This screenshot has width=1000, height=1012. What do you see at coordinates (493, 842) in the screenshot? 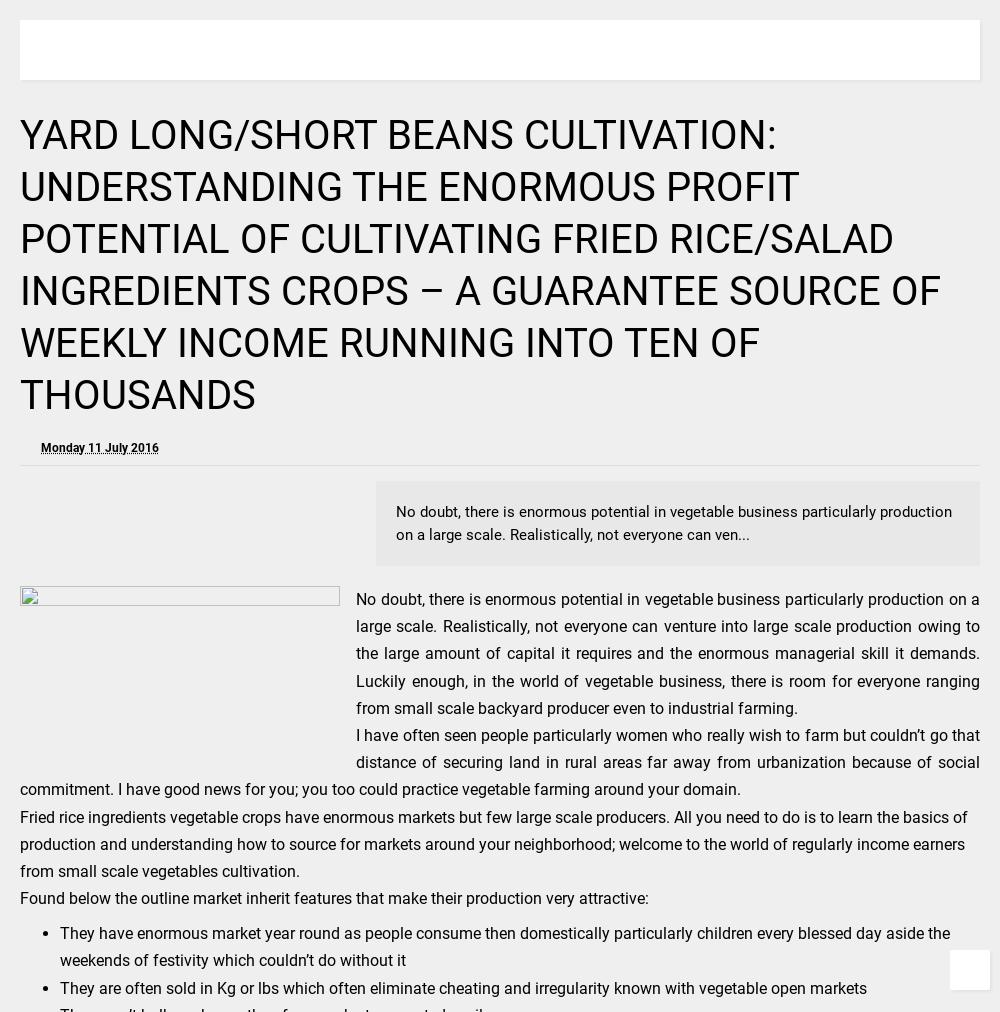
I see `'Fried rice ingredients vegetable crops have enormous markets but few large scale producers. All you need to do is to learn the basics of production and understanding how to source for markets around your neighborhood; welcome to the world of regularly income earners from small scale vegetables cultivation.'` at bounding box center [493, 842].